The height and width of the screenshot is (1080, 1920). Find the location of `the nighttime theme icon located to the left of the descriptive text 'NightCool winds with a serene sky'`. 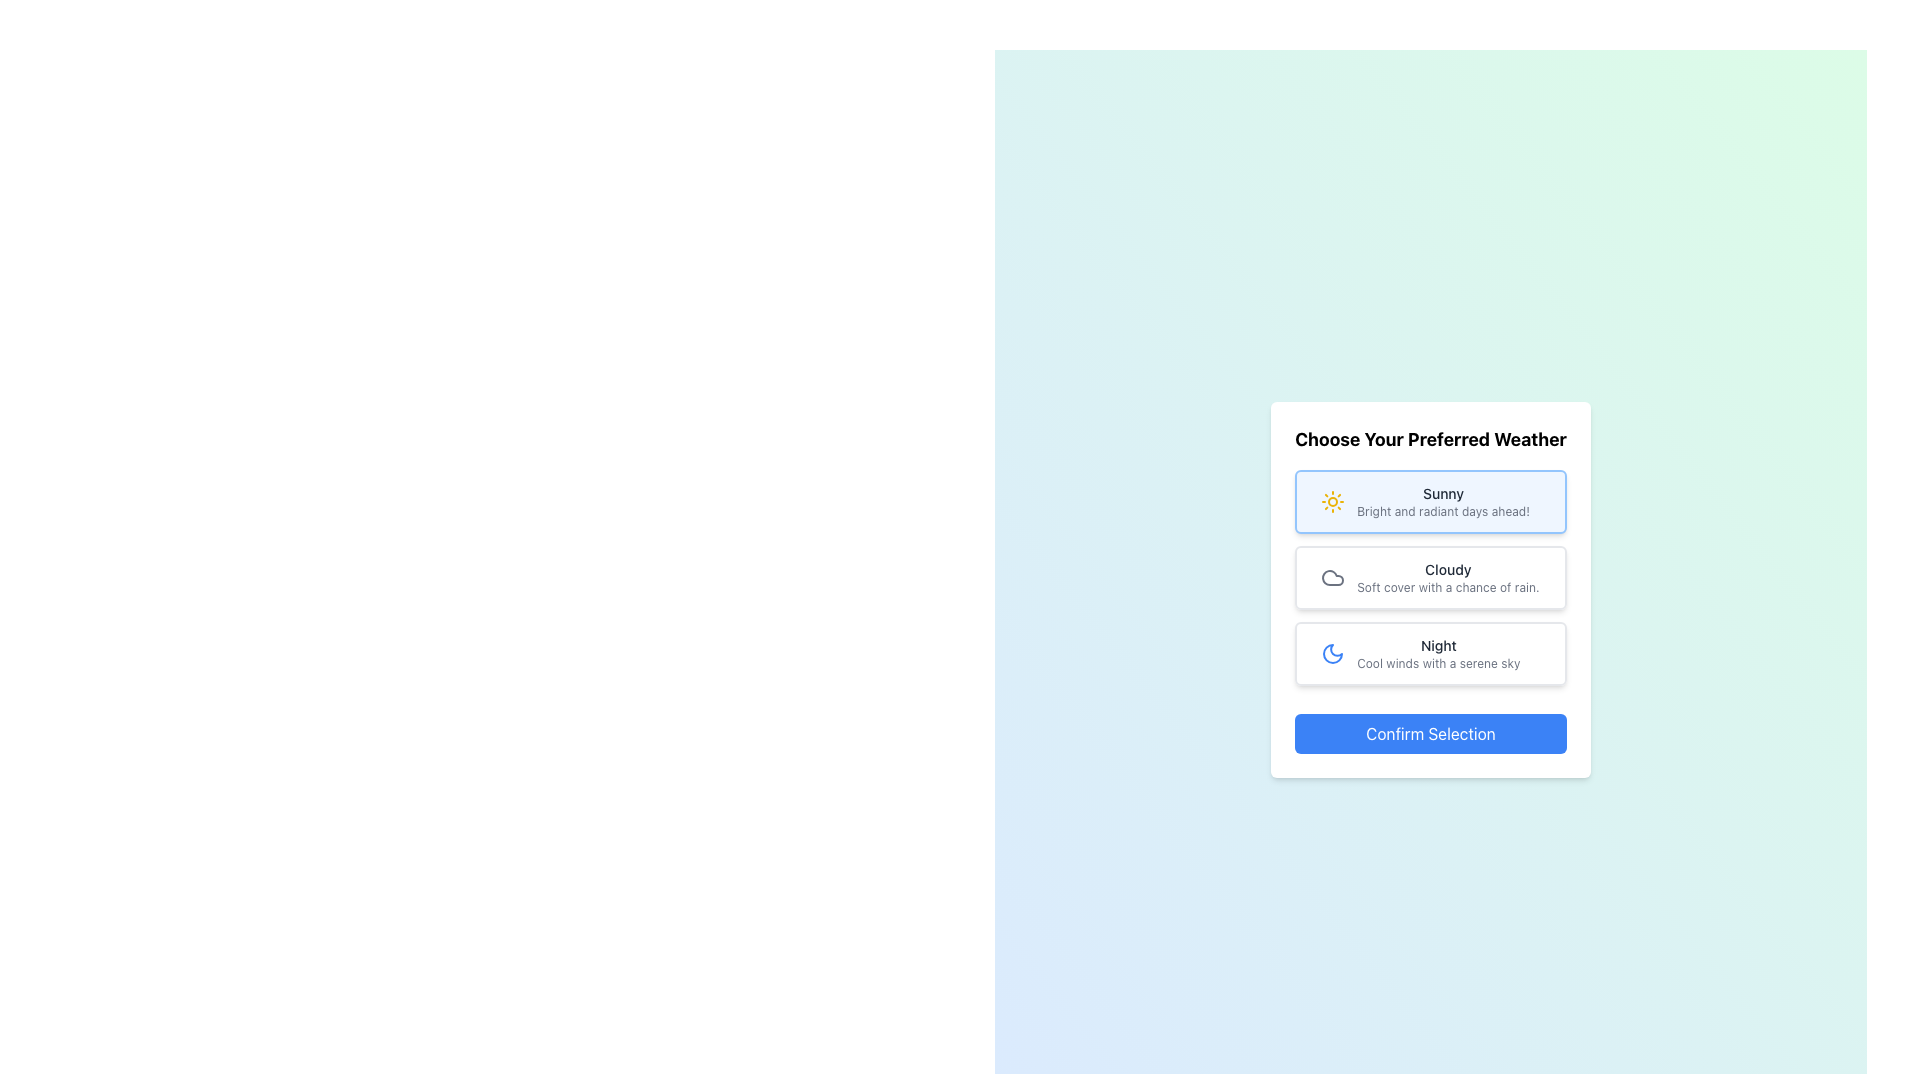

the nighttime theme icon located to the left of the descriptive text 'NightCool winds with a serene sky' is located at coordinates (1333, 654).